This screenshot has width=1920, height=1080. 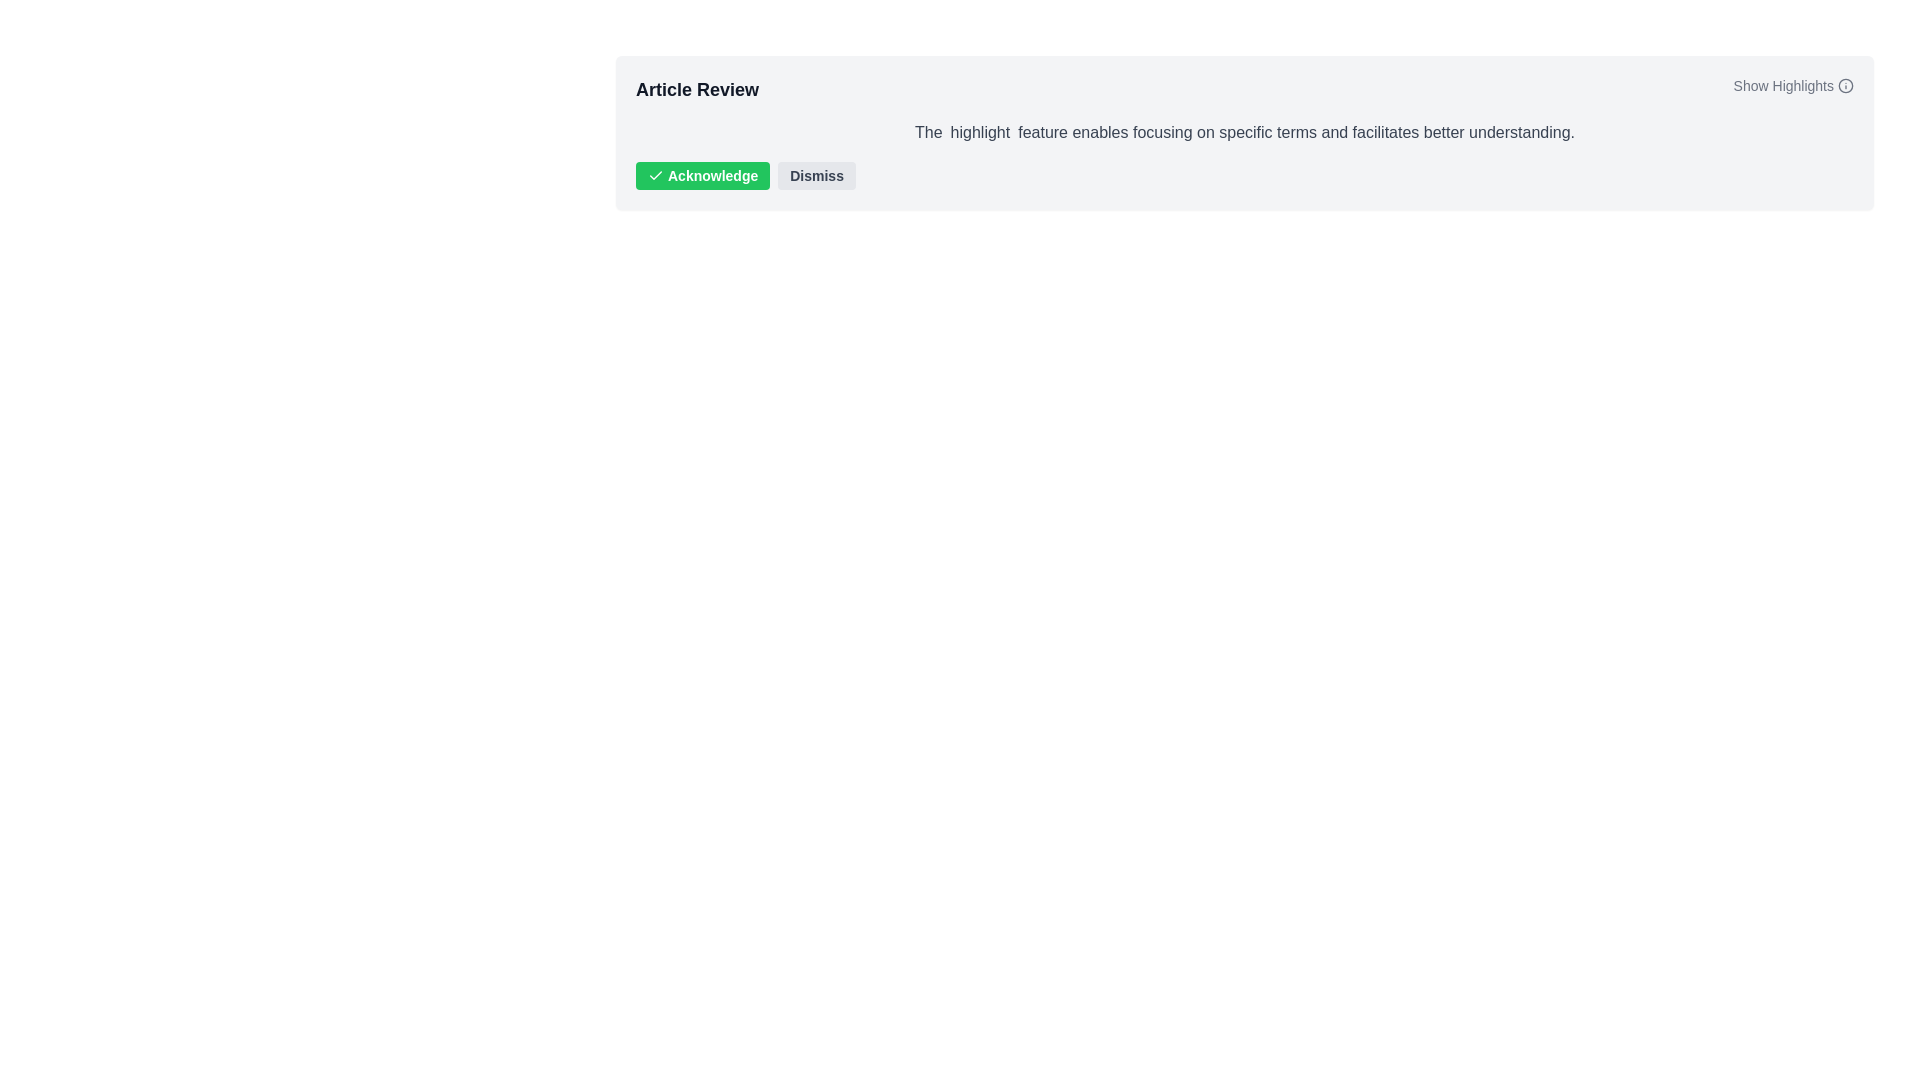 What do you see at coordinates (656, 175) in the screenshot?
I see `the checkmark SVG icon located inside the 'Acknowledge' button, adjacent to the button's text label` at bounding box center [656, 175].